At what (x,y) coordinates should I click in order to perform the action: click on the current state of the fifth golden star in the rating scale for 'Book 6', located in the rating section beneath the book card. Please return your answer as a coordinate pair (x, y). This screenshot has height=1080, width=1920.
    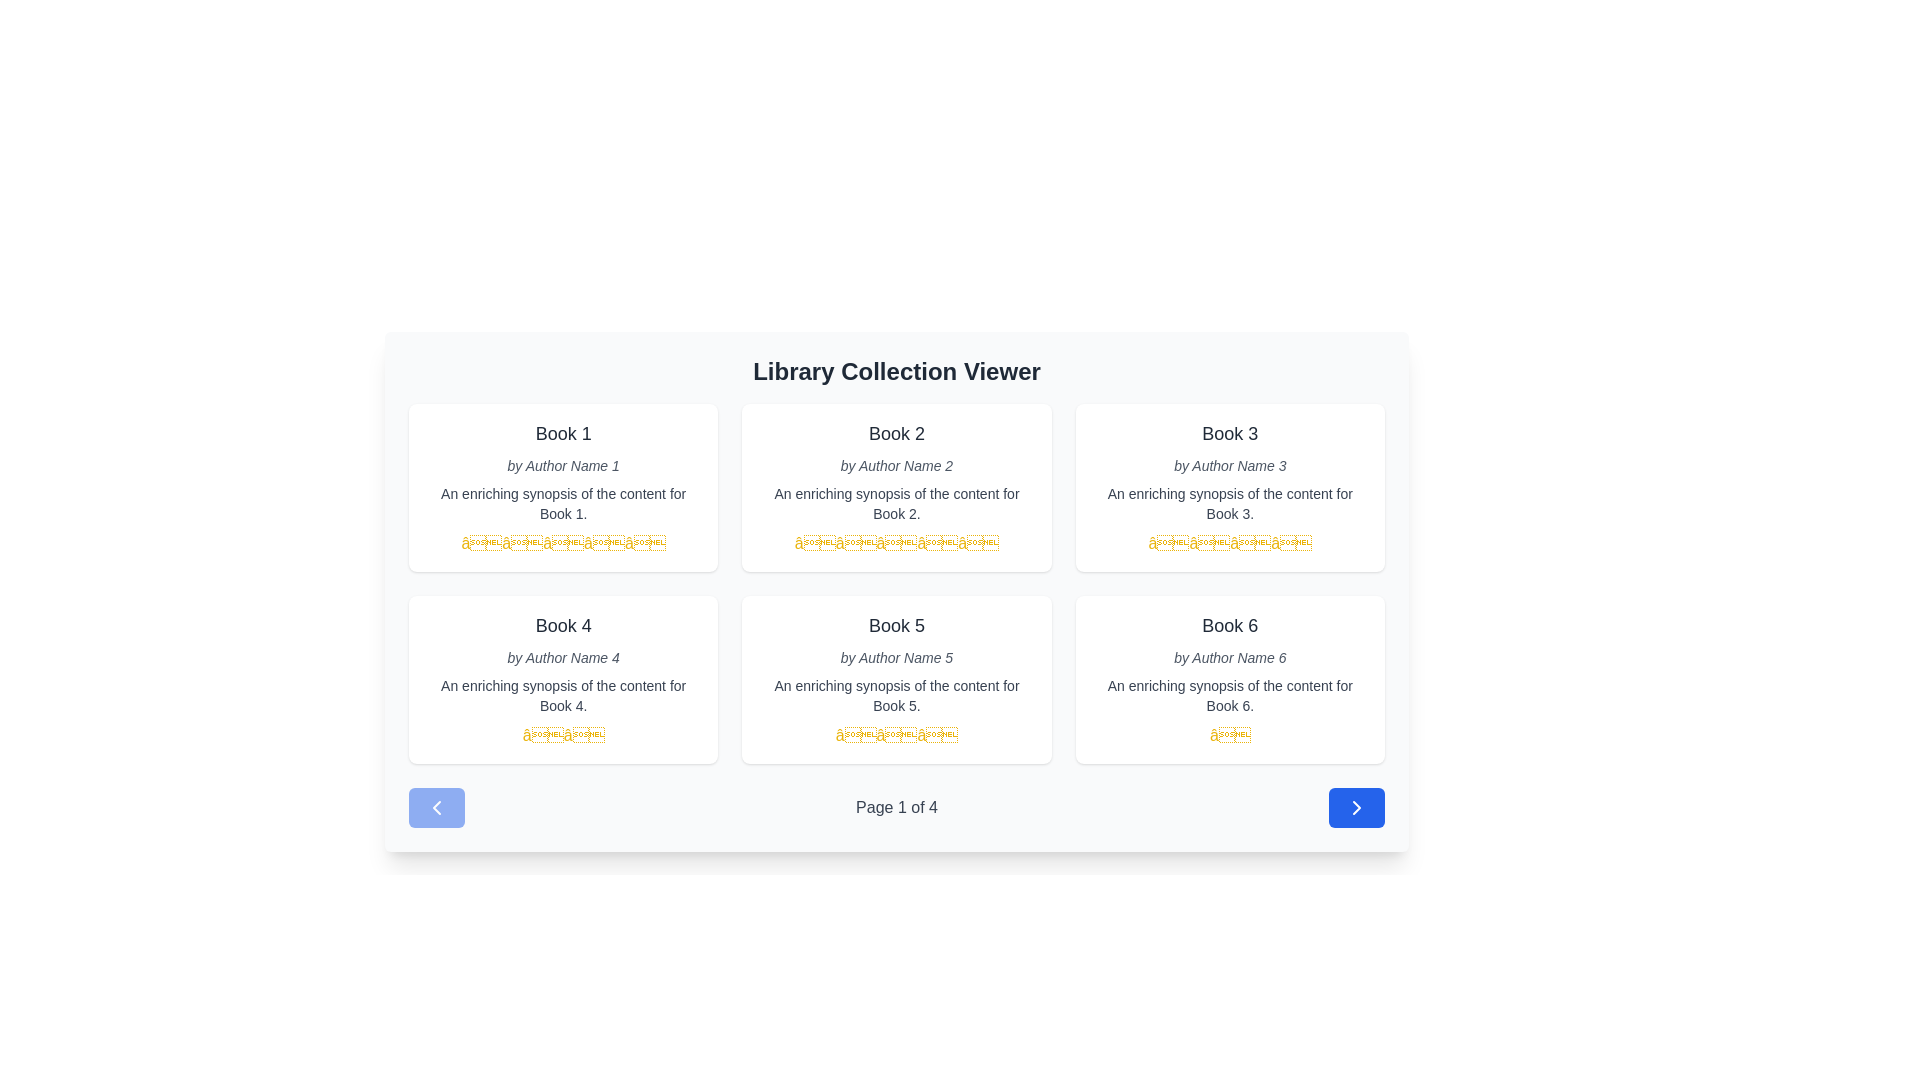
    Looking at the image, I should click on (1229, 735).